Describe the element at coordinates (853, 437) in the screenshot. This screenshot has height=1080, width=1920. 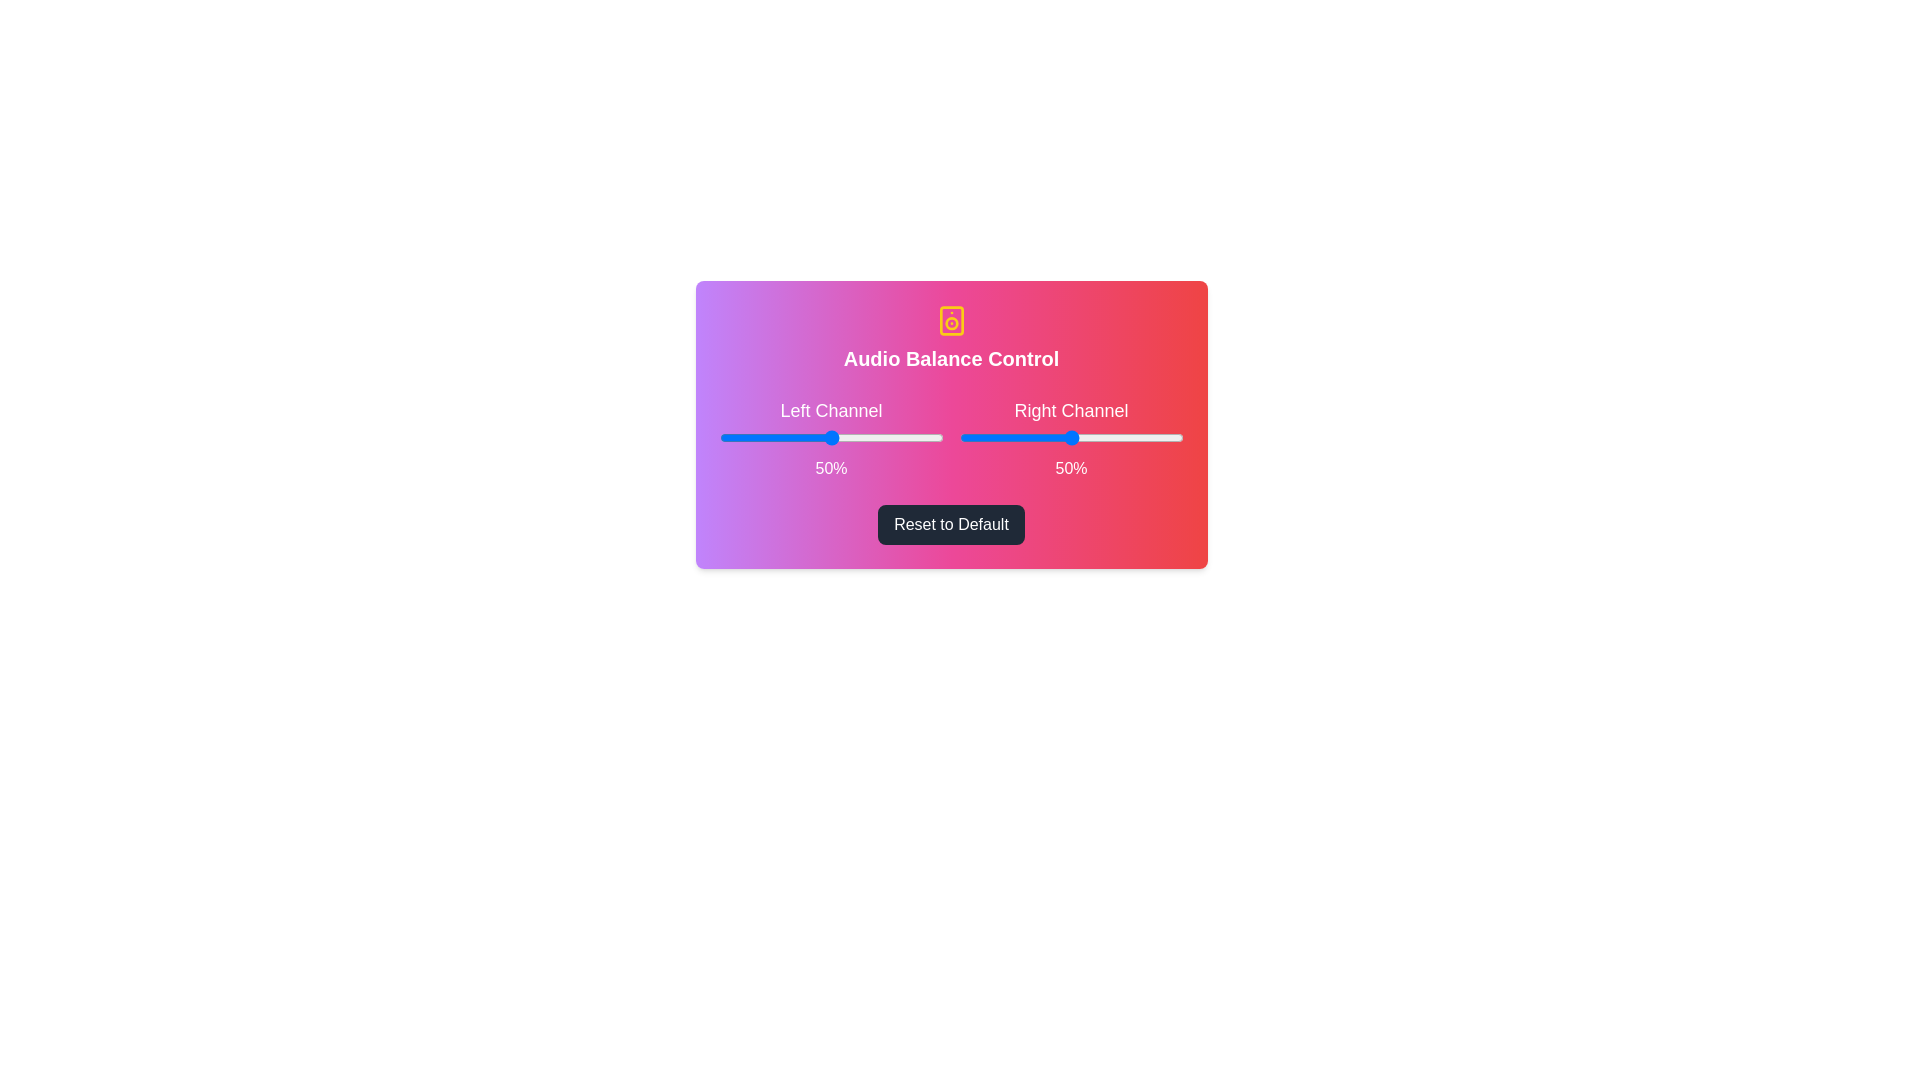
I see `the left slider to 60%` at that location.